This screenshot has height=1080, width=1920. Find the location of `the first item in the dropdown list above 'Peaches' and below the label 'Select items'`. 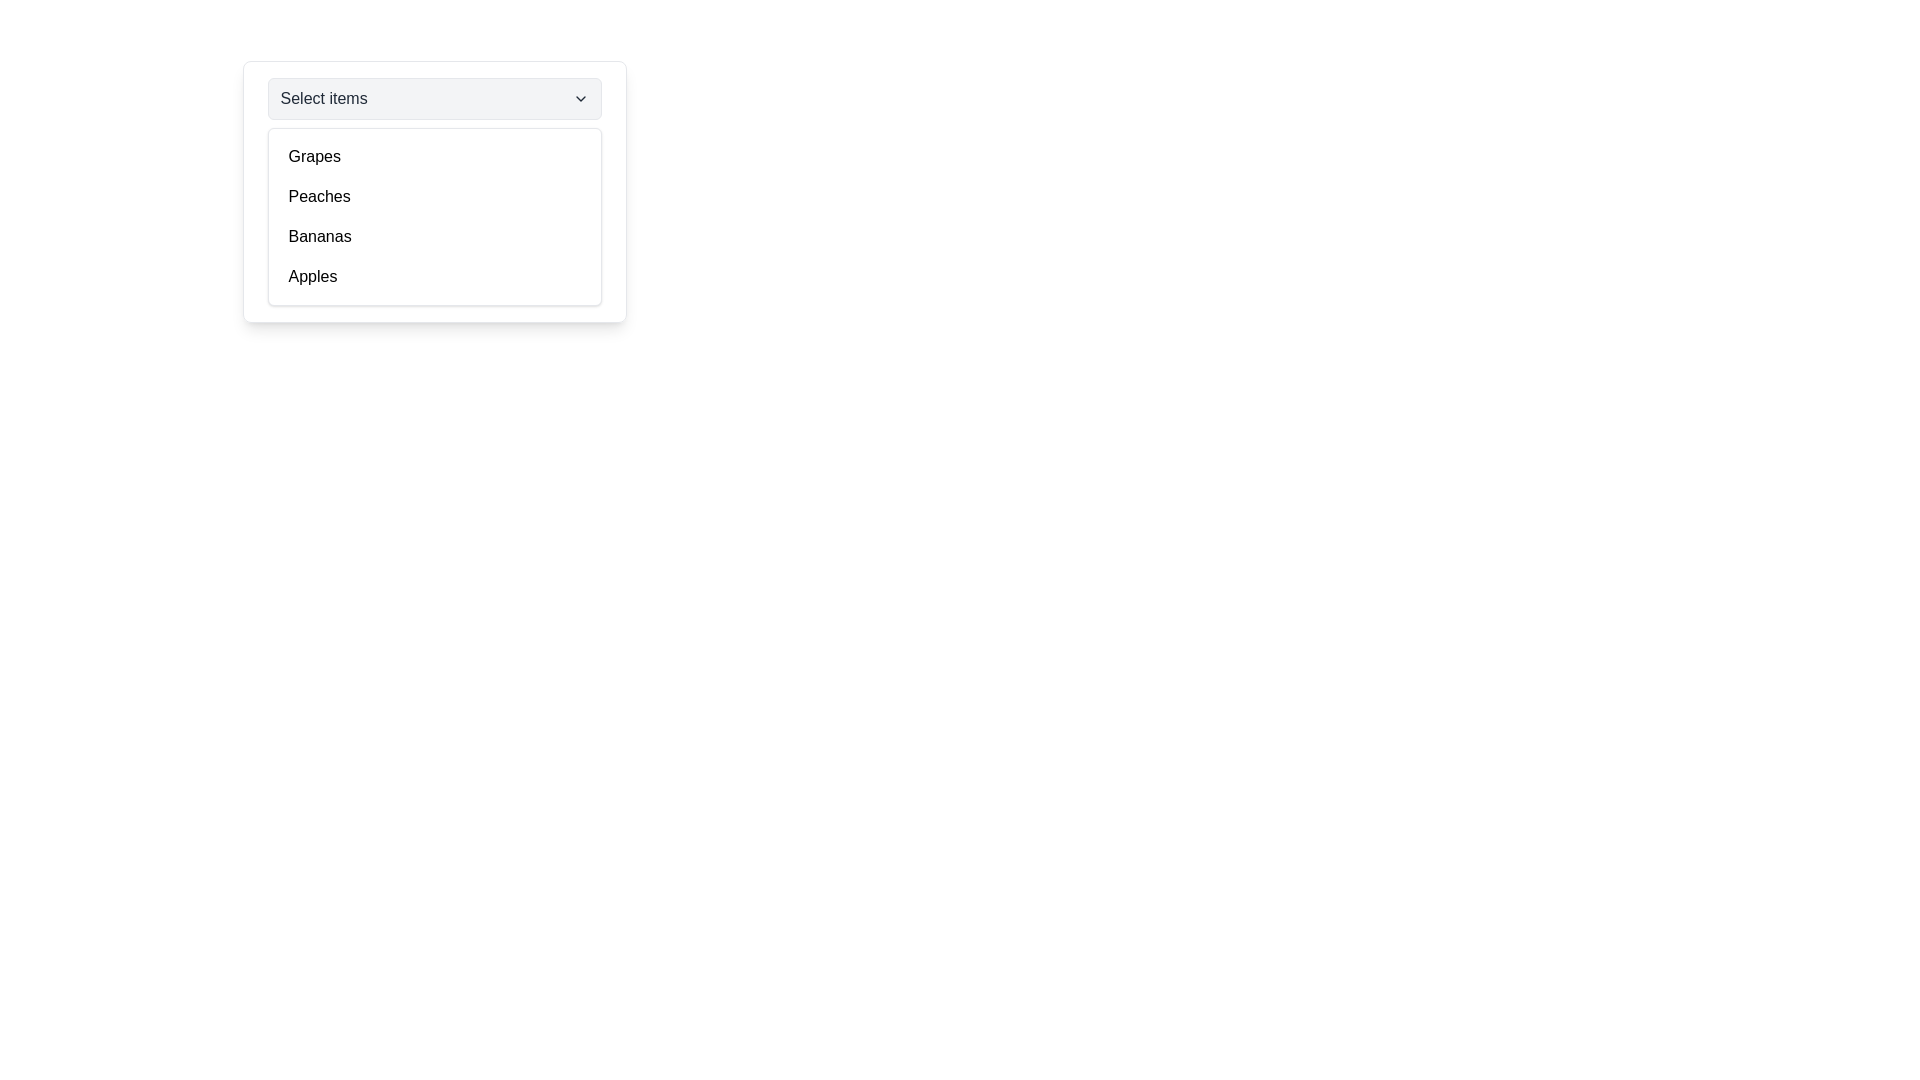

the first item in the dropdown list above 'Peaches' and below the label 'Select items' is located at coordinates (313, 156).